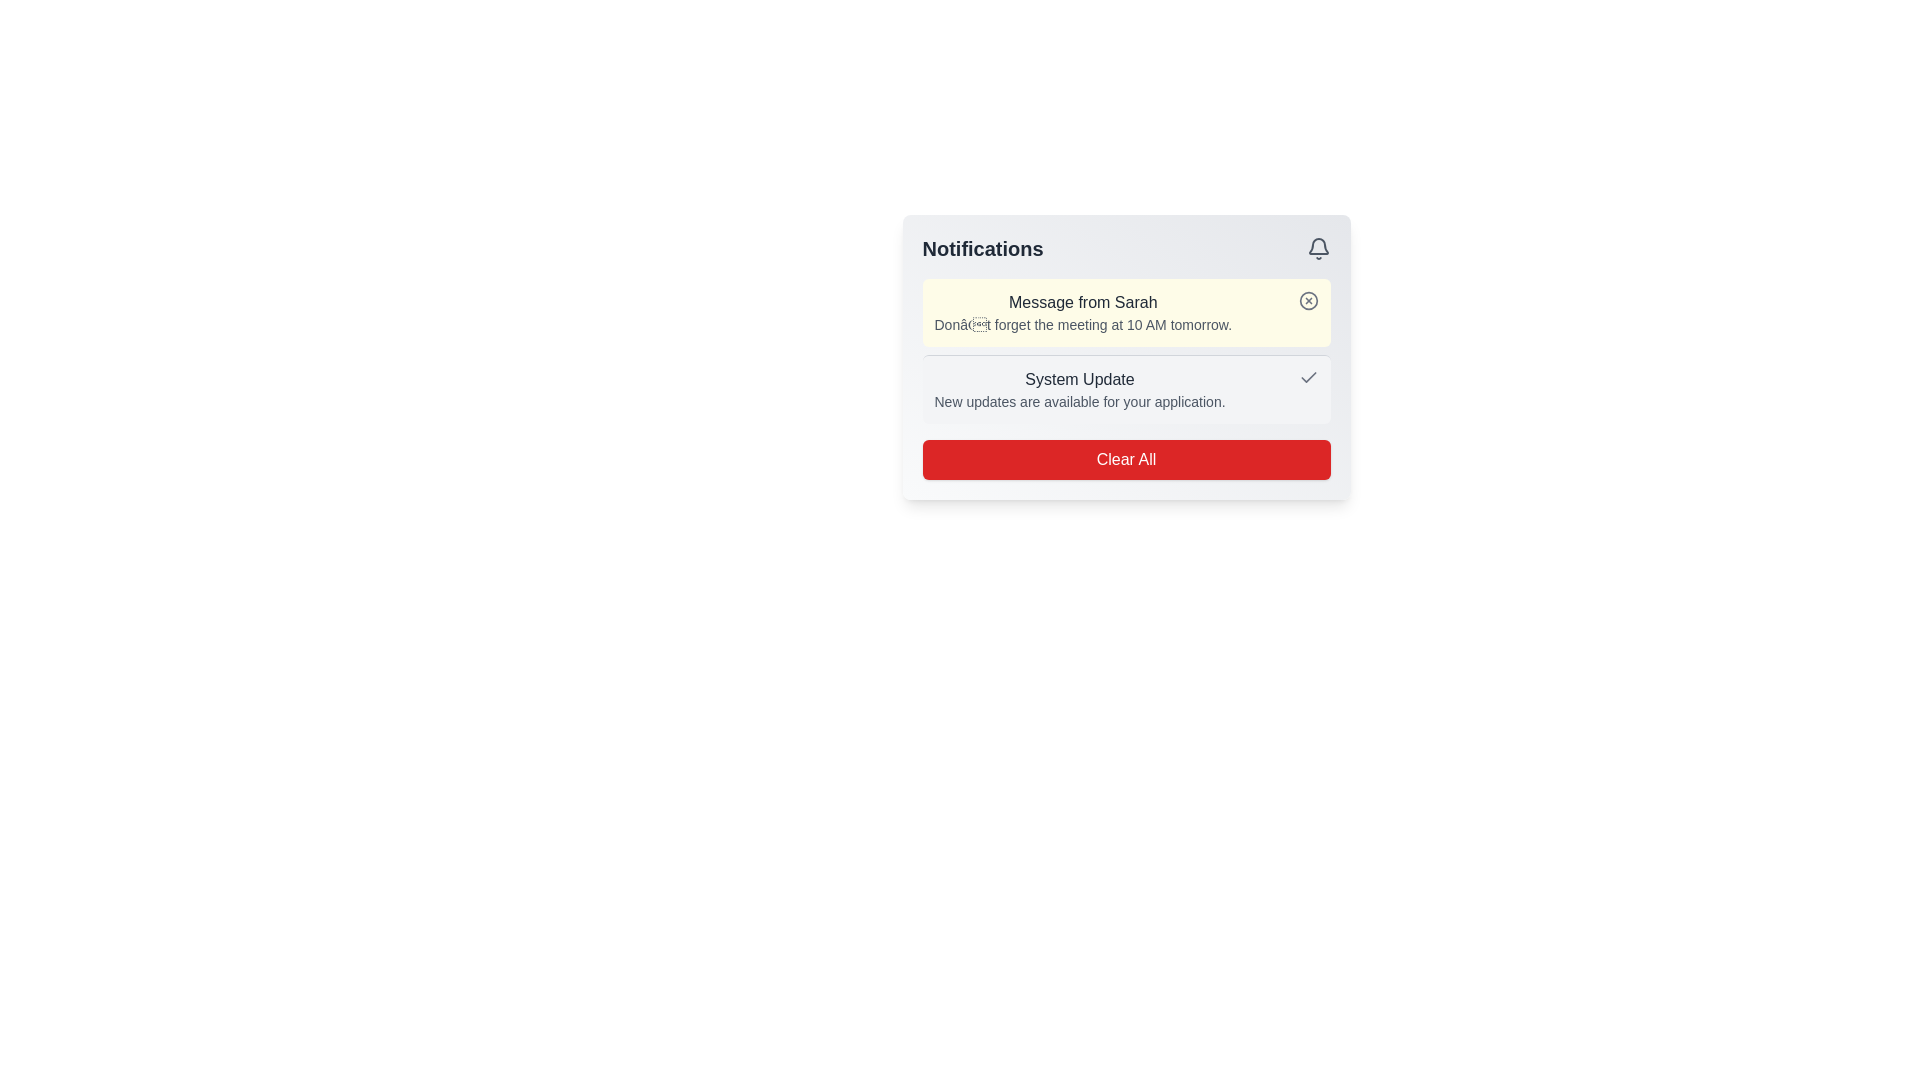 This screenshot has width=1920, height=1080. What do you see at coordinates (1082, 312) in the screenshot?
I see `text content of the notification from user Sarah, which is located at the topmost item in the 'Notifications' card, directly below the 'Notifications' heading` at bounding box center [1082, 312].